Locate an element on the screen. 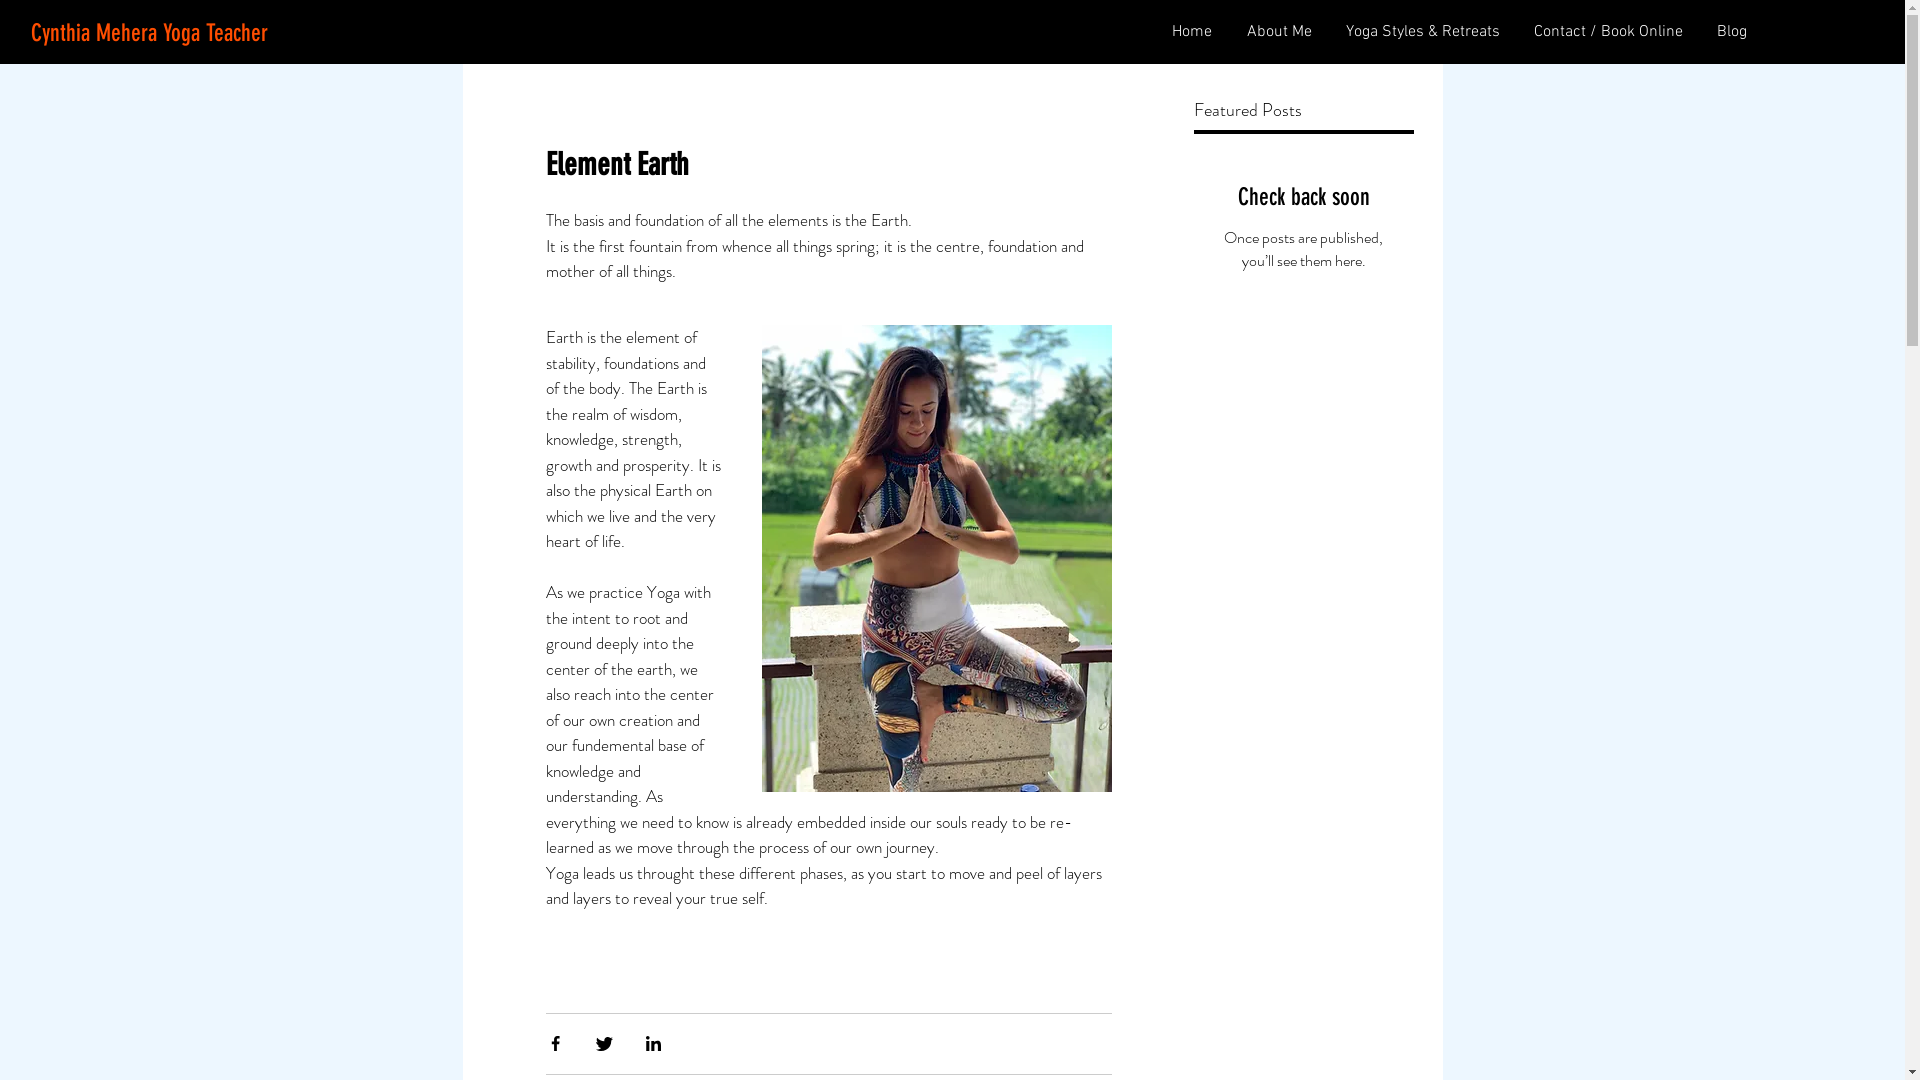 This screenshot has width=1920, height=1080. 'About Me' is located at coordinates (1275, 32).